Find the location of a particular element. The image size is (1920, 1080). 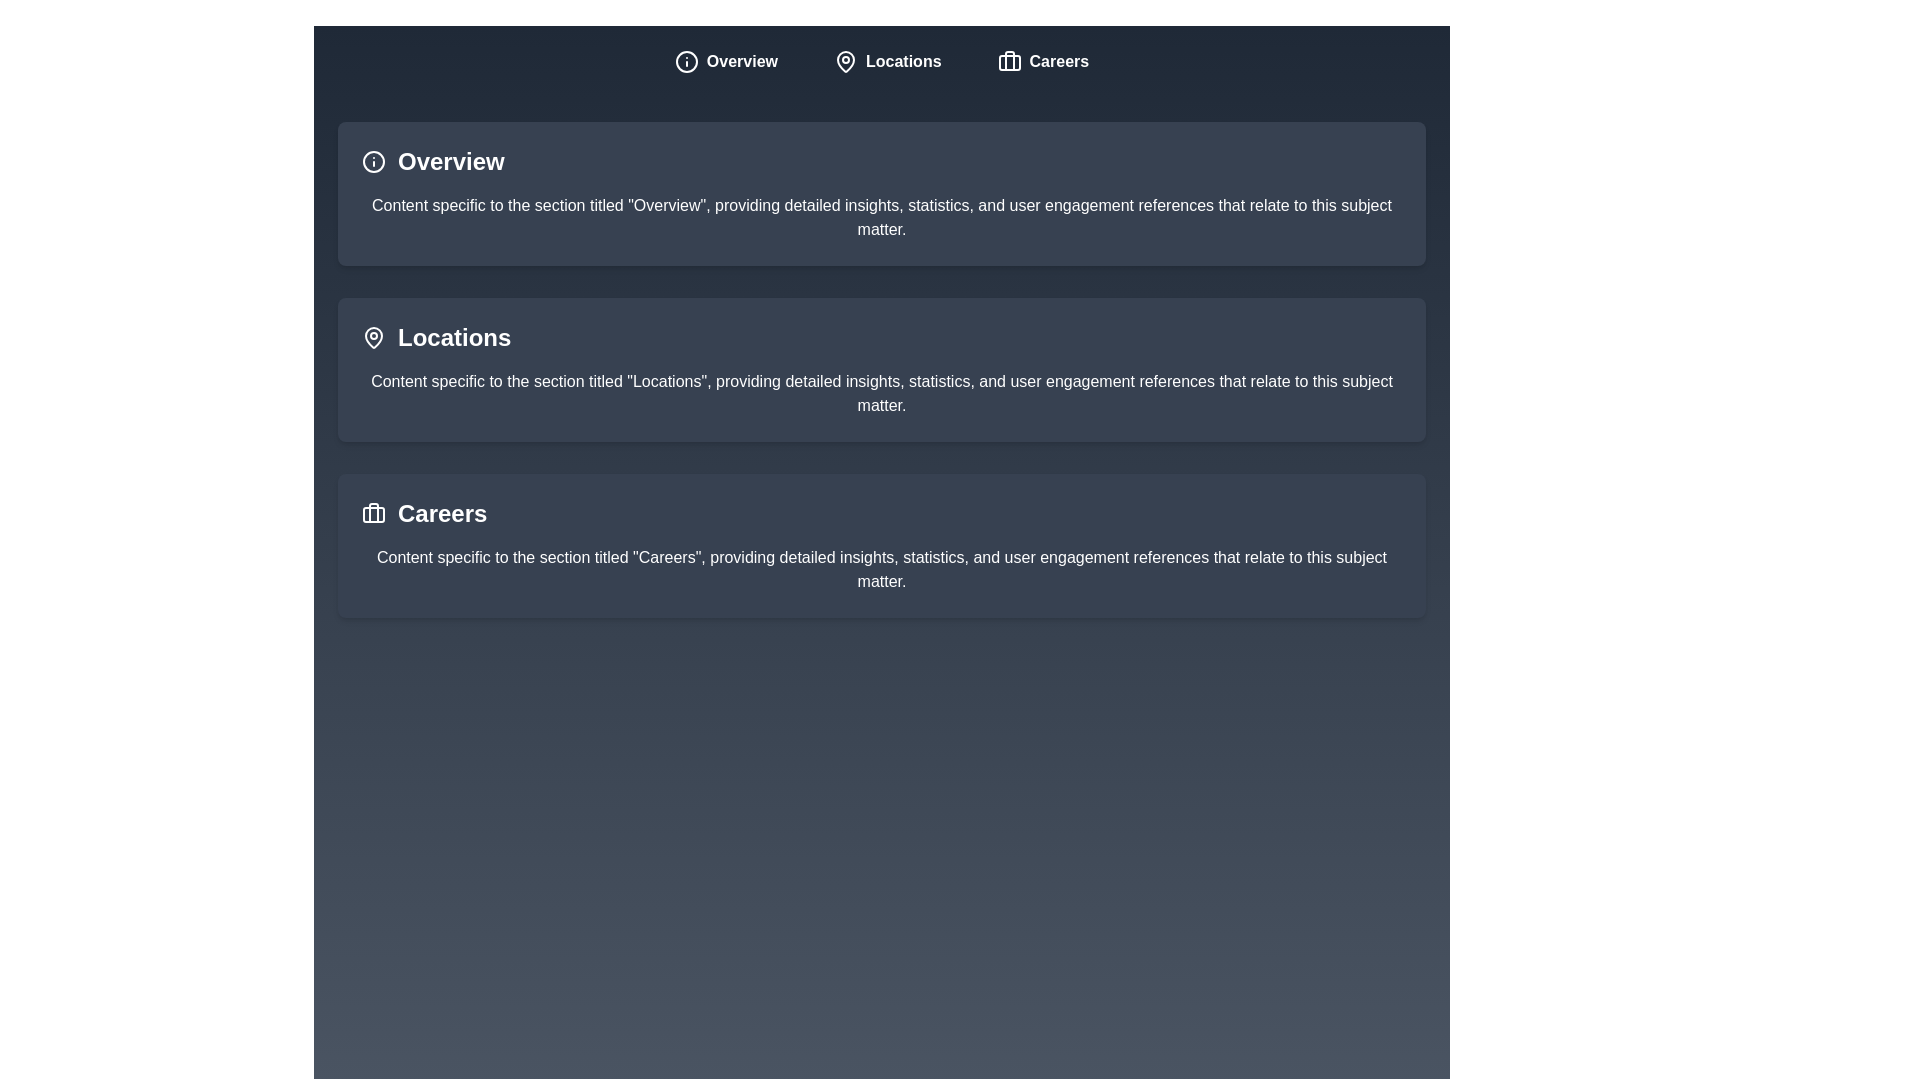

the 'Locations' button in the navigation menu is located at coordinates (886, 60).